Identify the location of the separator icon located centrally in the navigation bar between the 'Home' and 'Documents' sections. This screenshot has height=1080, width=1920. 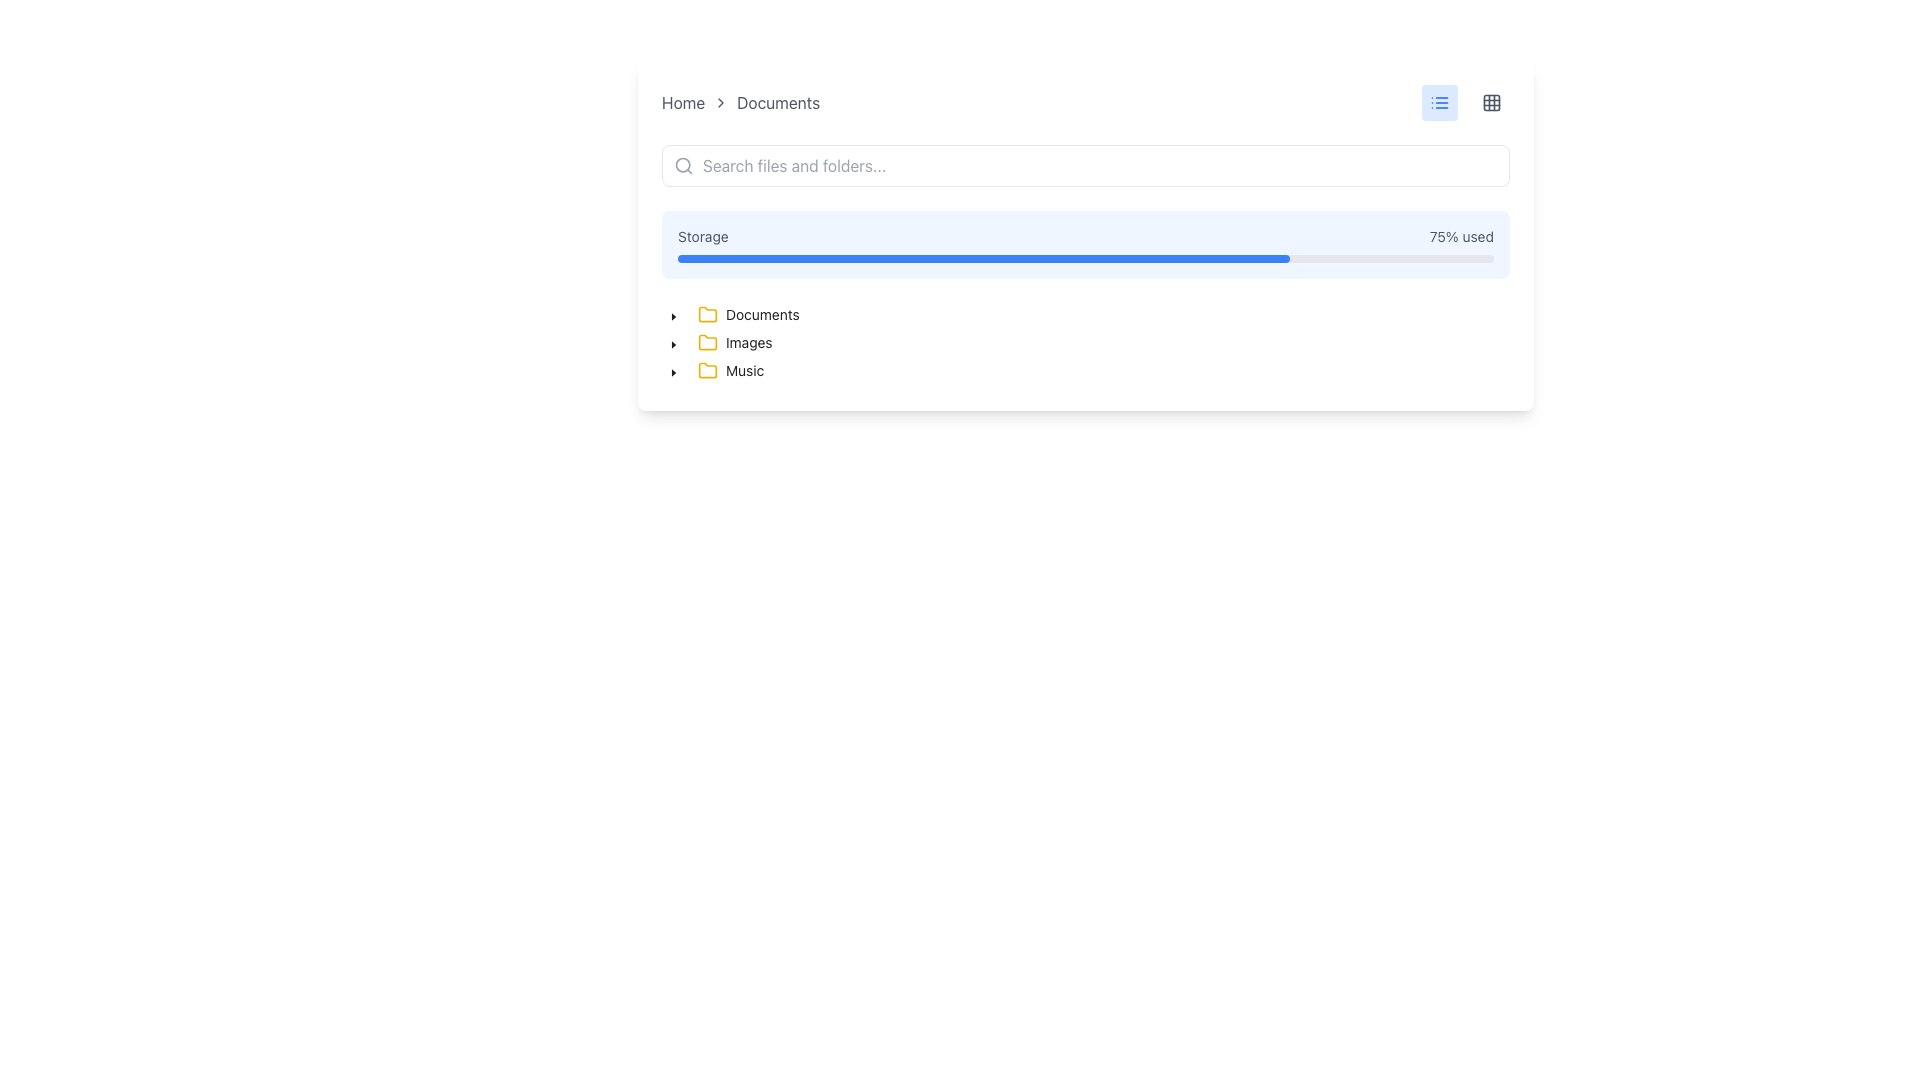
(720, 103).